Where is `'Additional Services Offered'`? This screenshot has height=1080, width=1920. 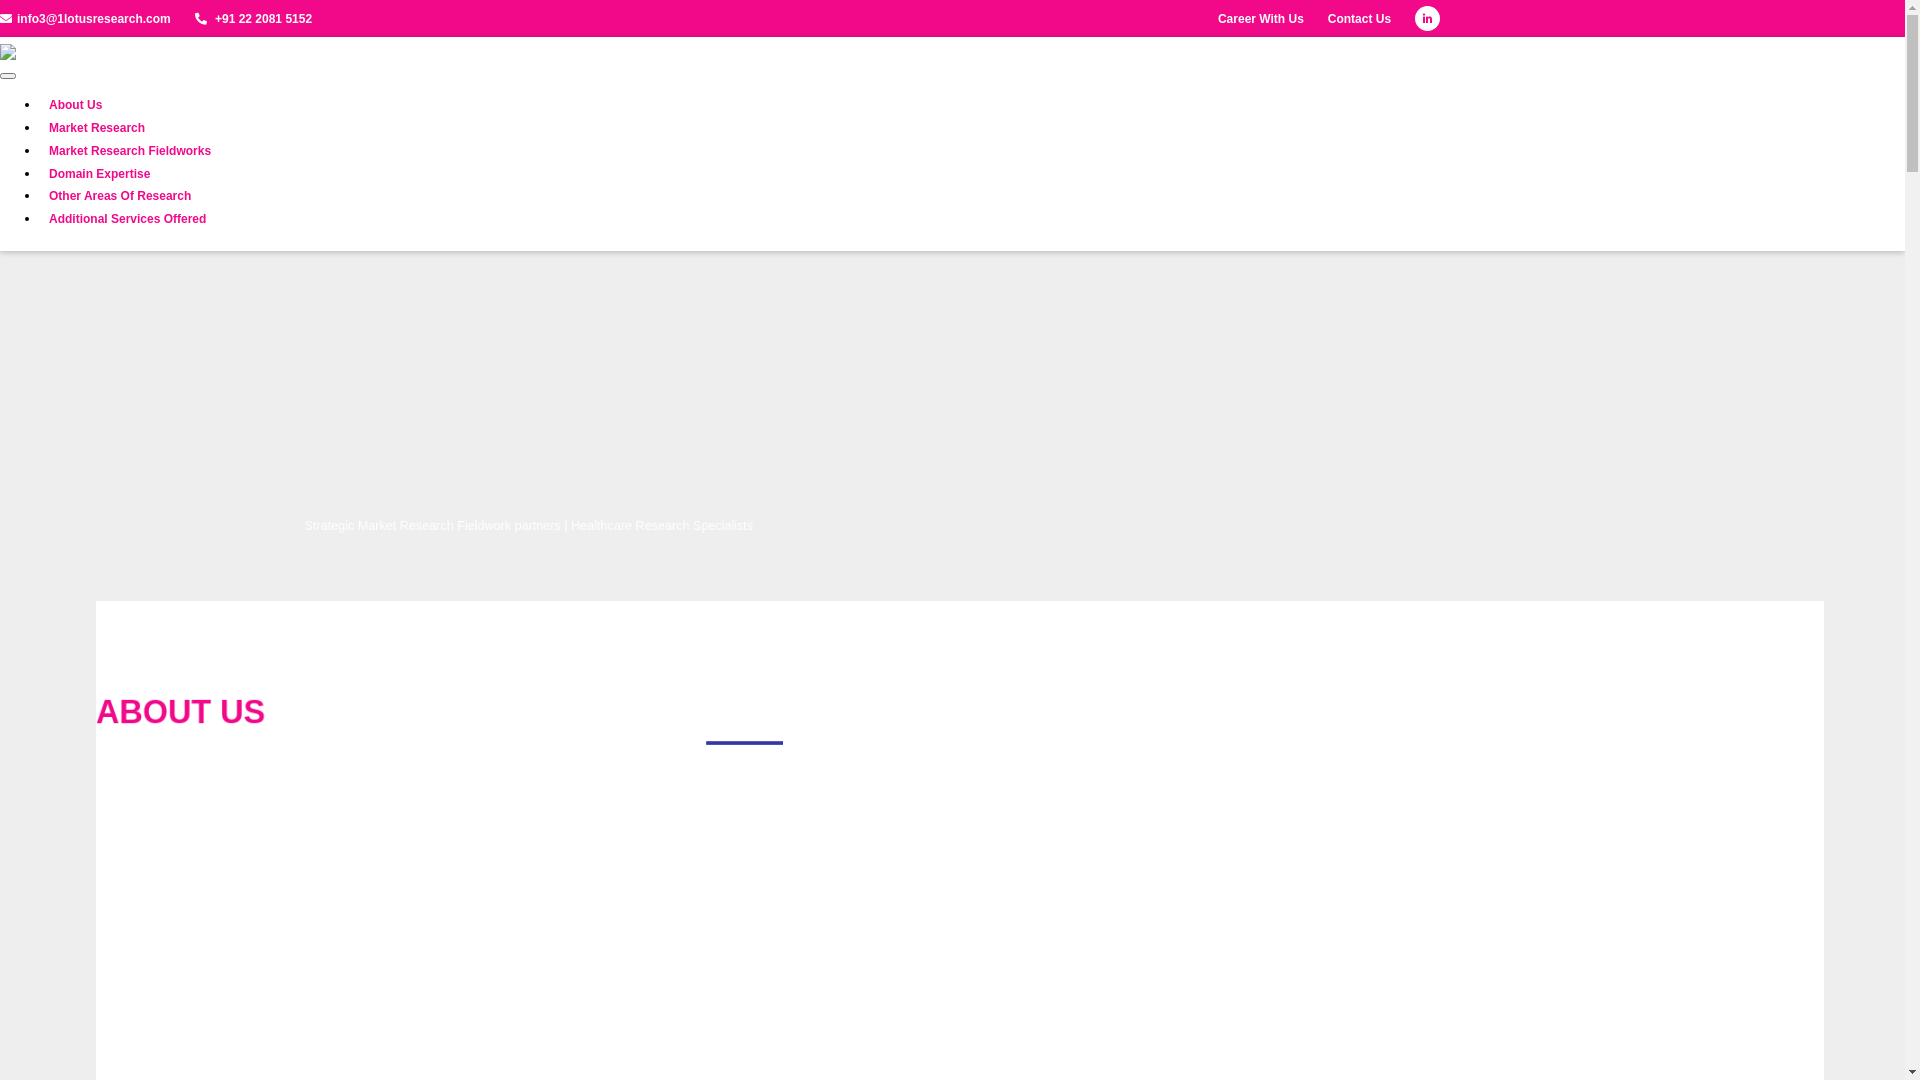
'Additional Services Offered' is located at coordinates (126, 219).